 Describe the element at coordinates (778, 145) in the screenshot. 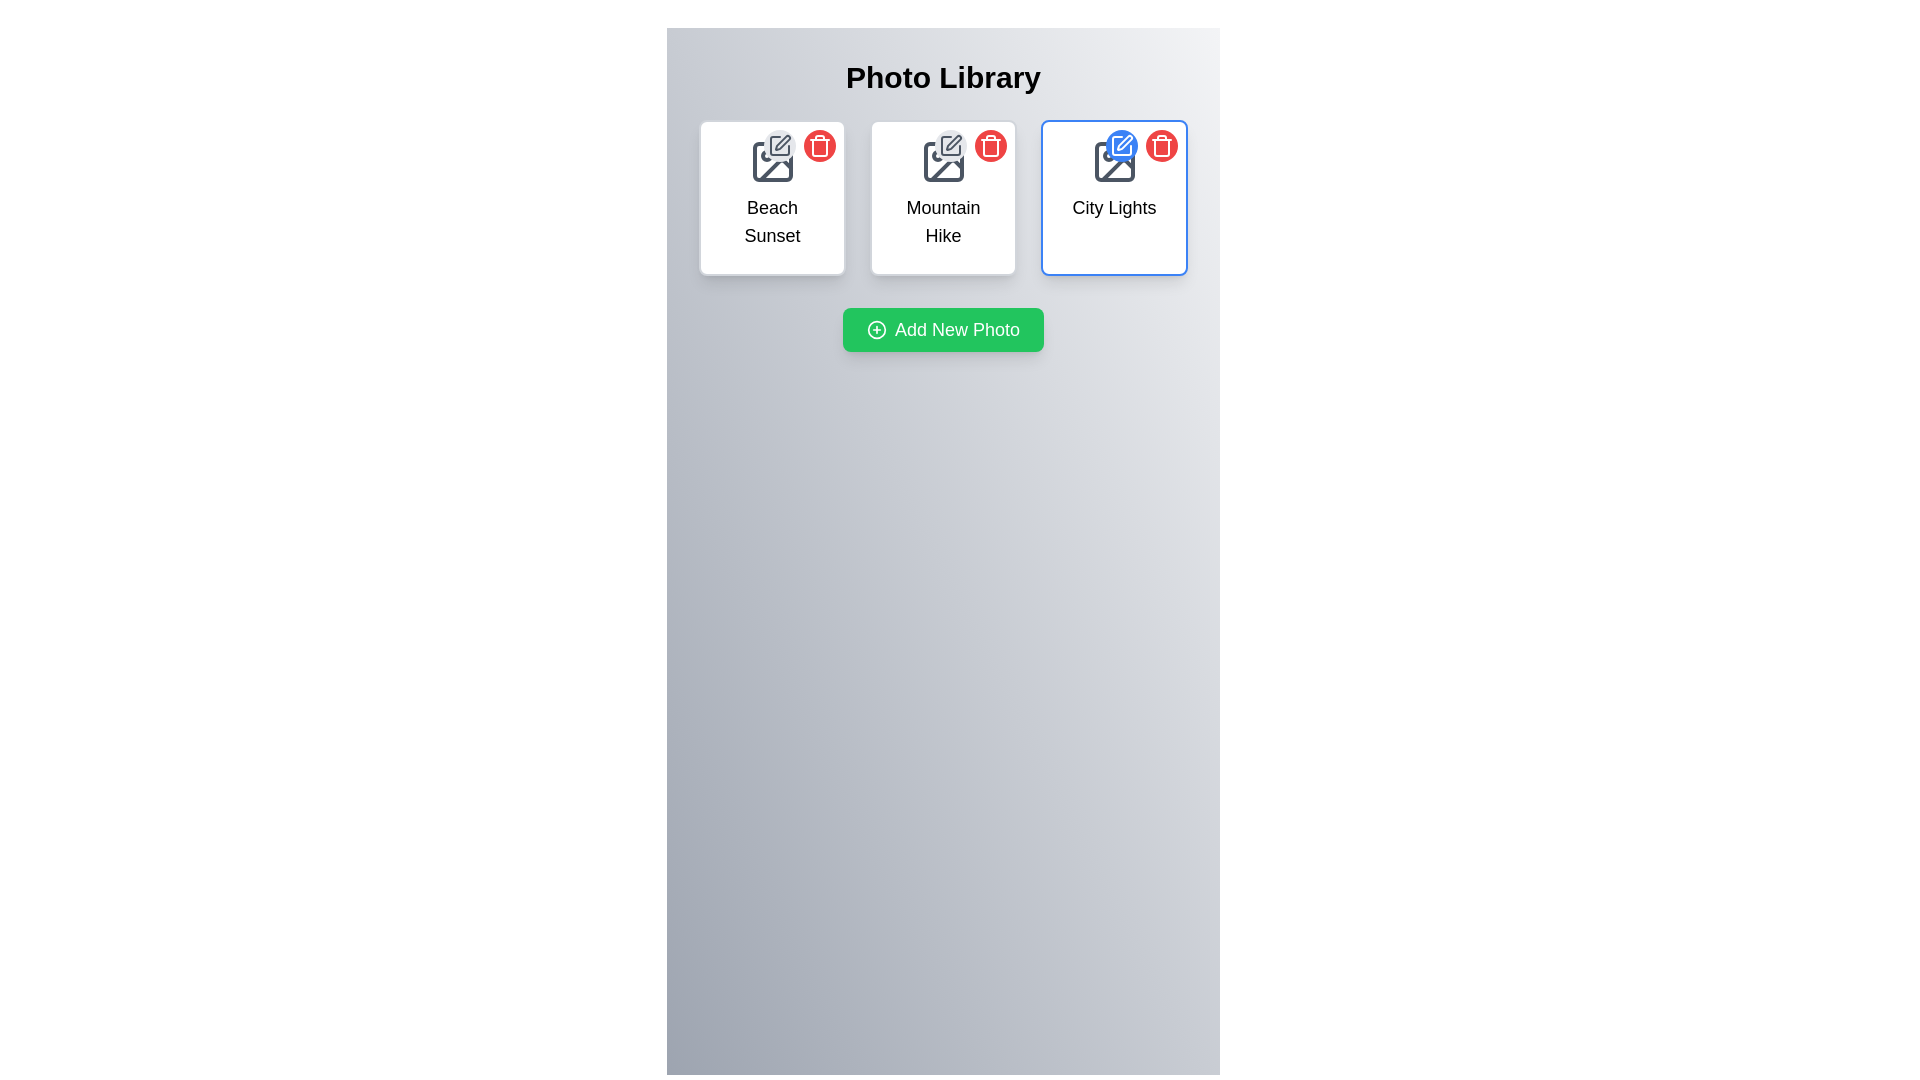

I see `the circular edit button with a light gray background and dark gray pencil icon located at the top-right corner of the 'Beach Sunset' card` at that location.